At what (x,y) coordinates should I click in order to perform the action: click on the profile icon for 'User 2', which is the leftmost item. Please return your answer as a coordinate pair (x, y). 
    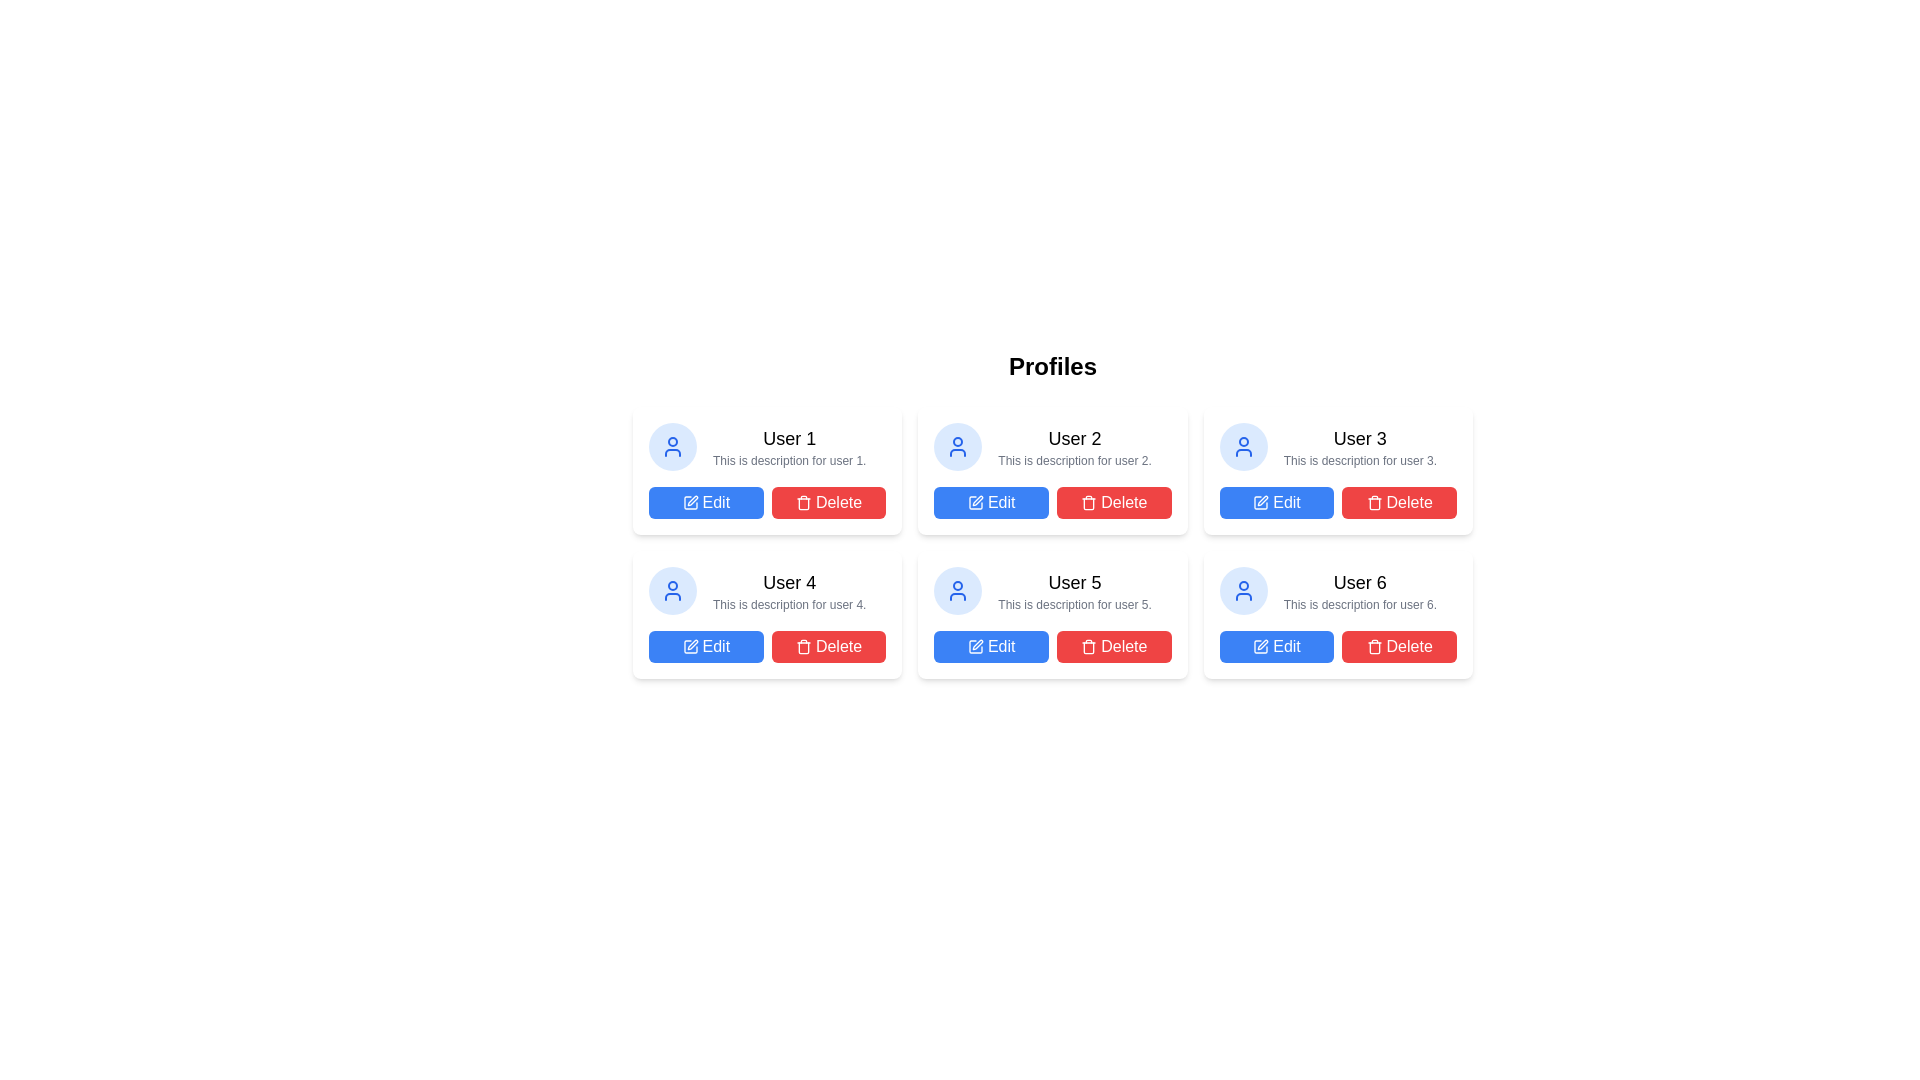
    Looking at the image, I should click on (957, 446).